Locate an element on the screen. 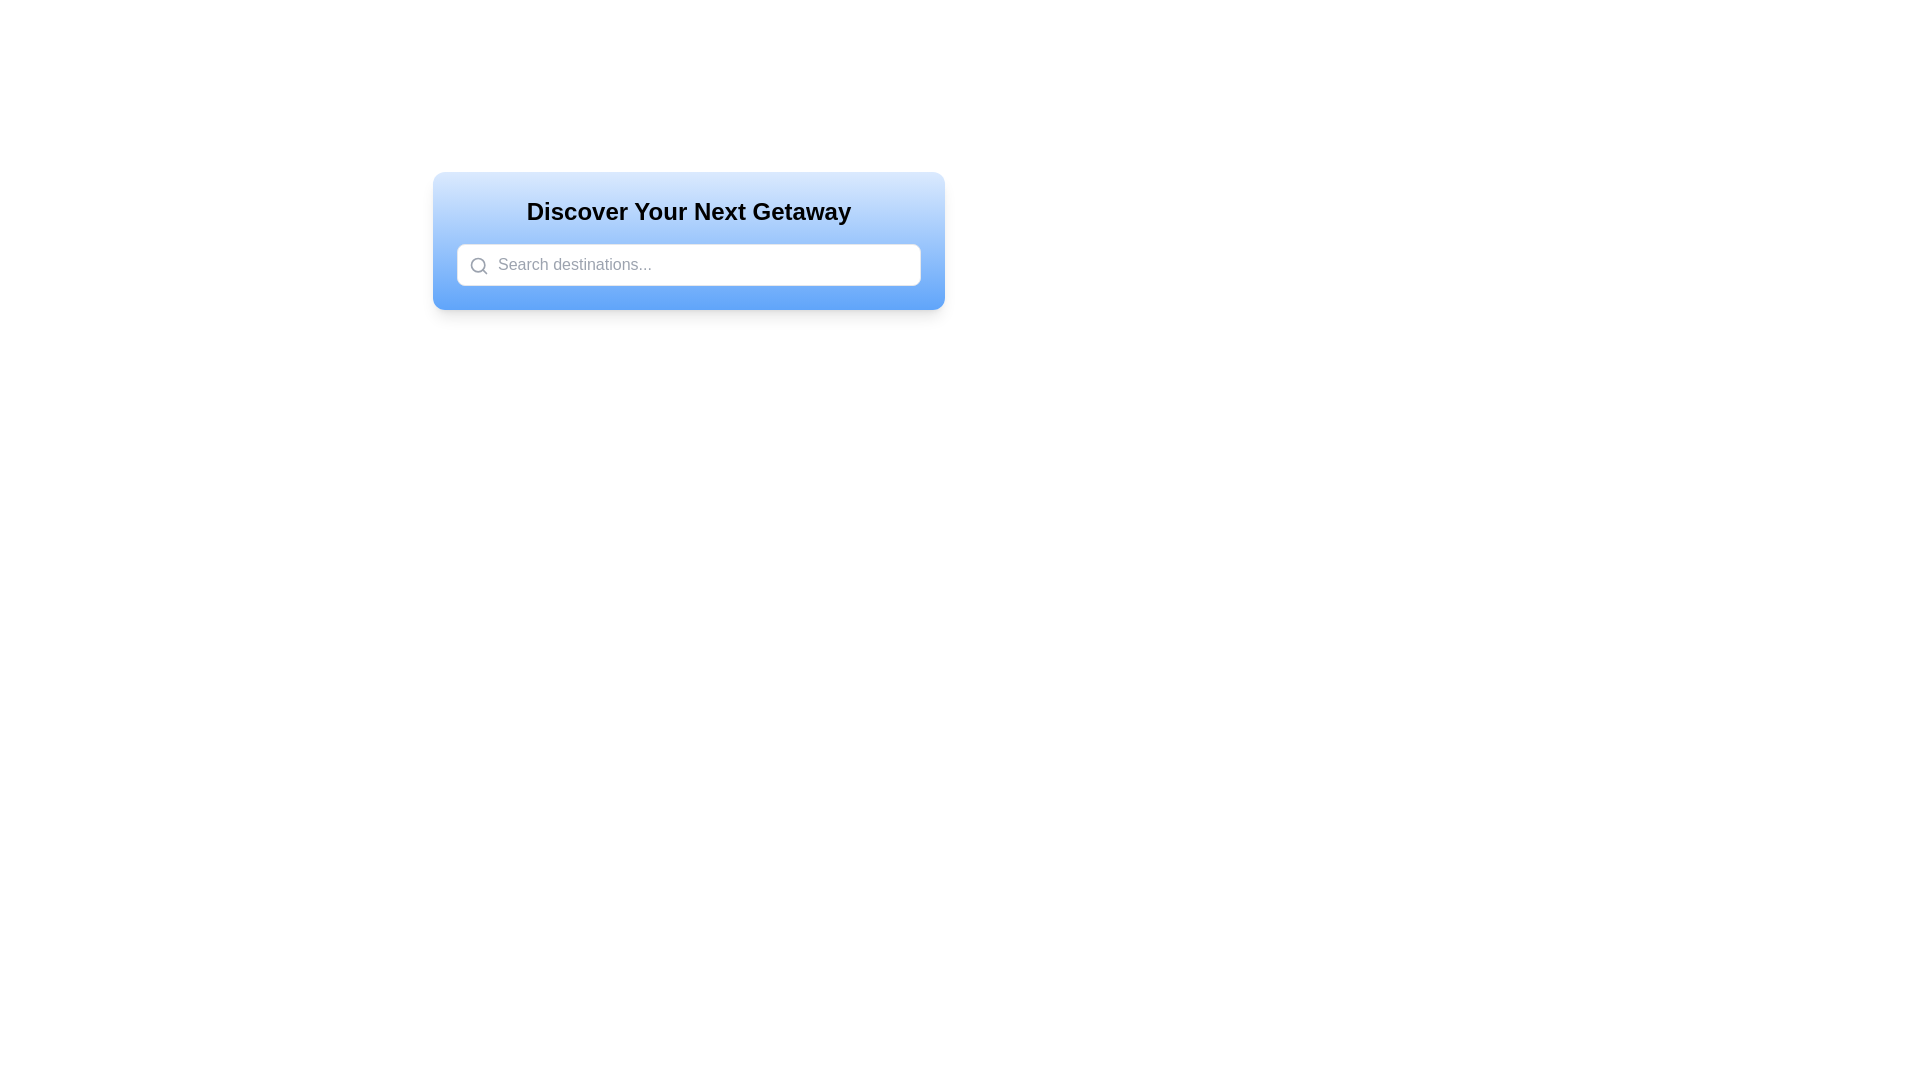  the magnifying glass icon located to the far left inside the text input box below the 'Discover Your Next Getaway' header is located at coordinates (478, 265).